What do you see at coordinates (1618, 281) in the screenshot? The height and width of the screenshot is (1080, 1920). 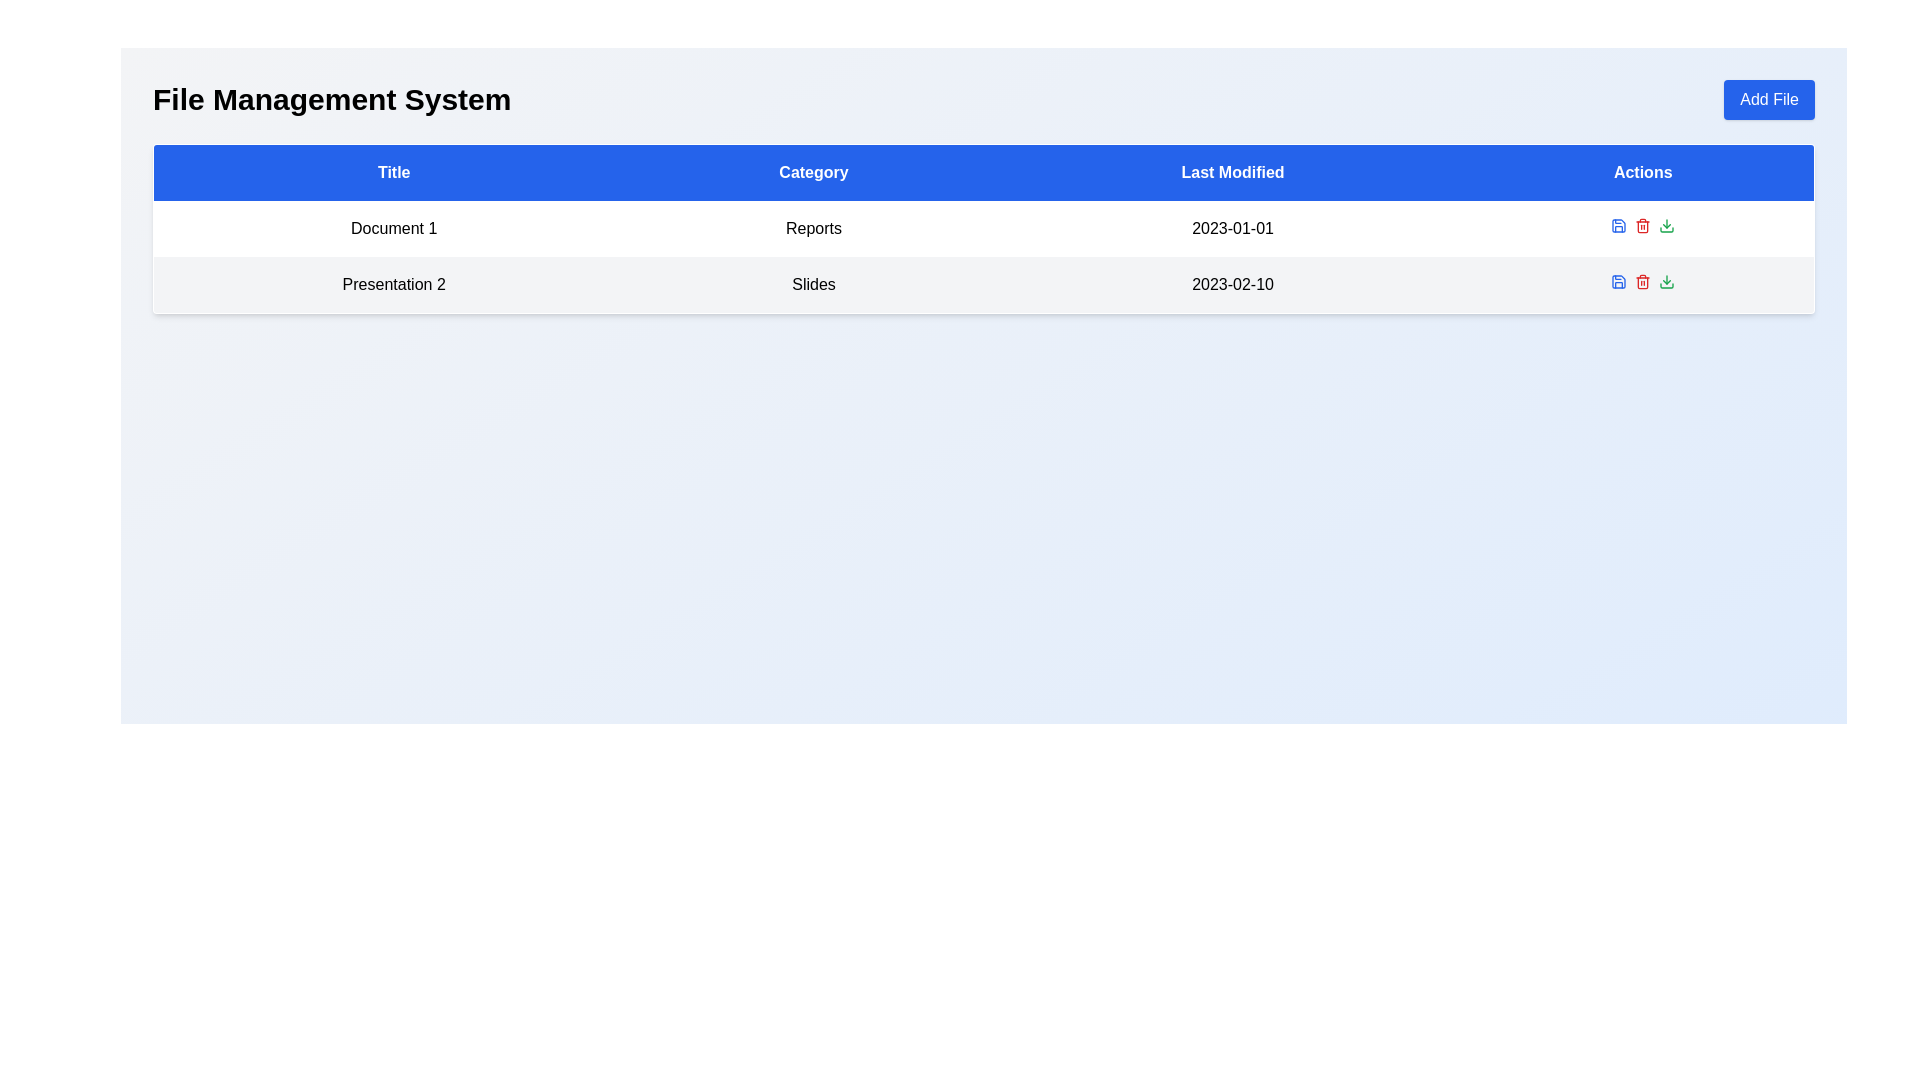 I see `the blue floppy disk icon in the 'Actions' column for the 'Presentation 2' file` at bounding box center [1618, 281].